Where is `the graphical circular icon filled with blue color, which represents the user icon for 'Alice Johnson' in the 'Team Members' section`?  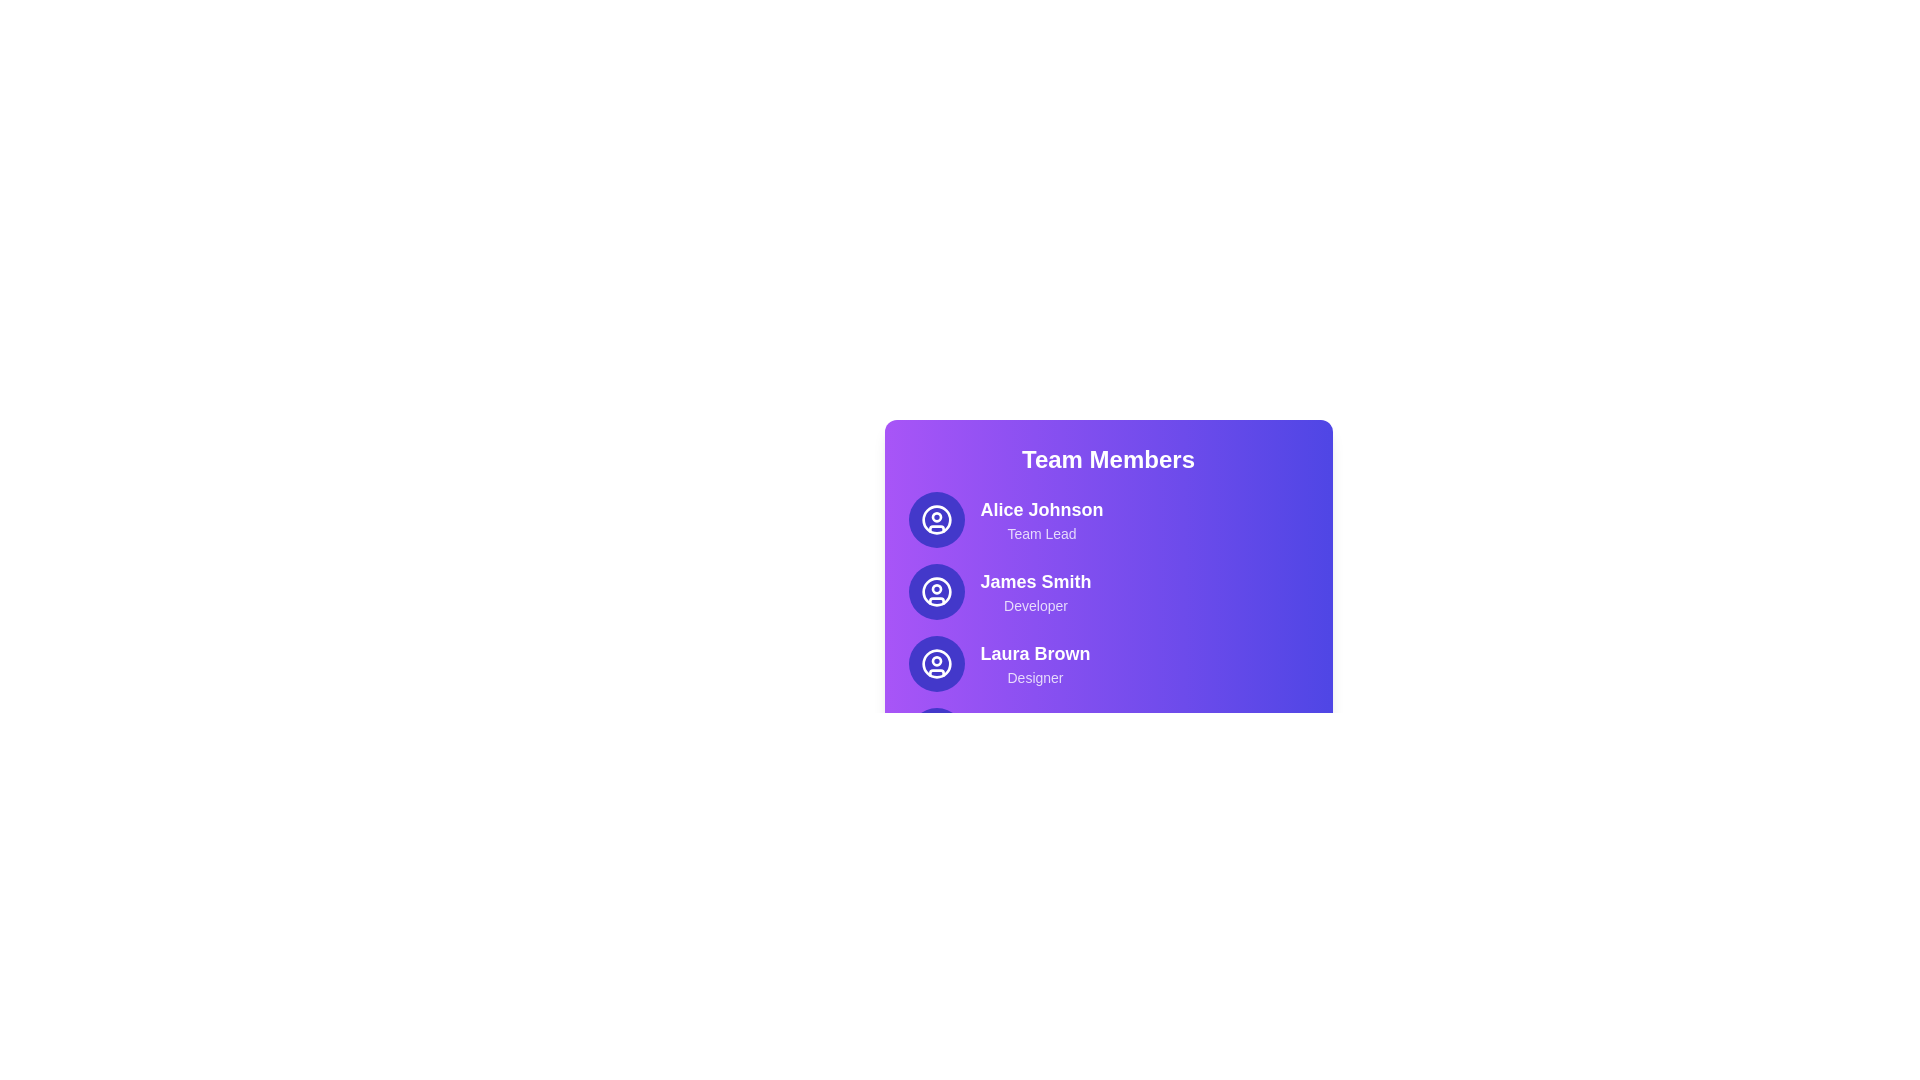 the graphical circular icon filled with blue color, which represents the user icon for 'Alice Johnson' in the 'Team Members' section is located at coordinates (935, 519).